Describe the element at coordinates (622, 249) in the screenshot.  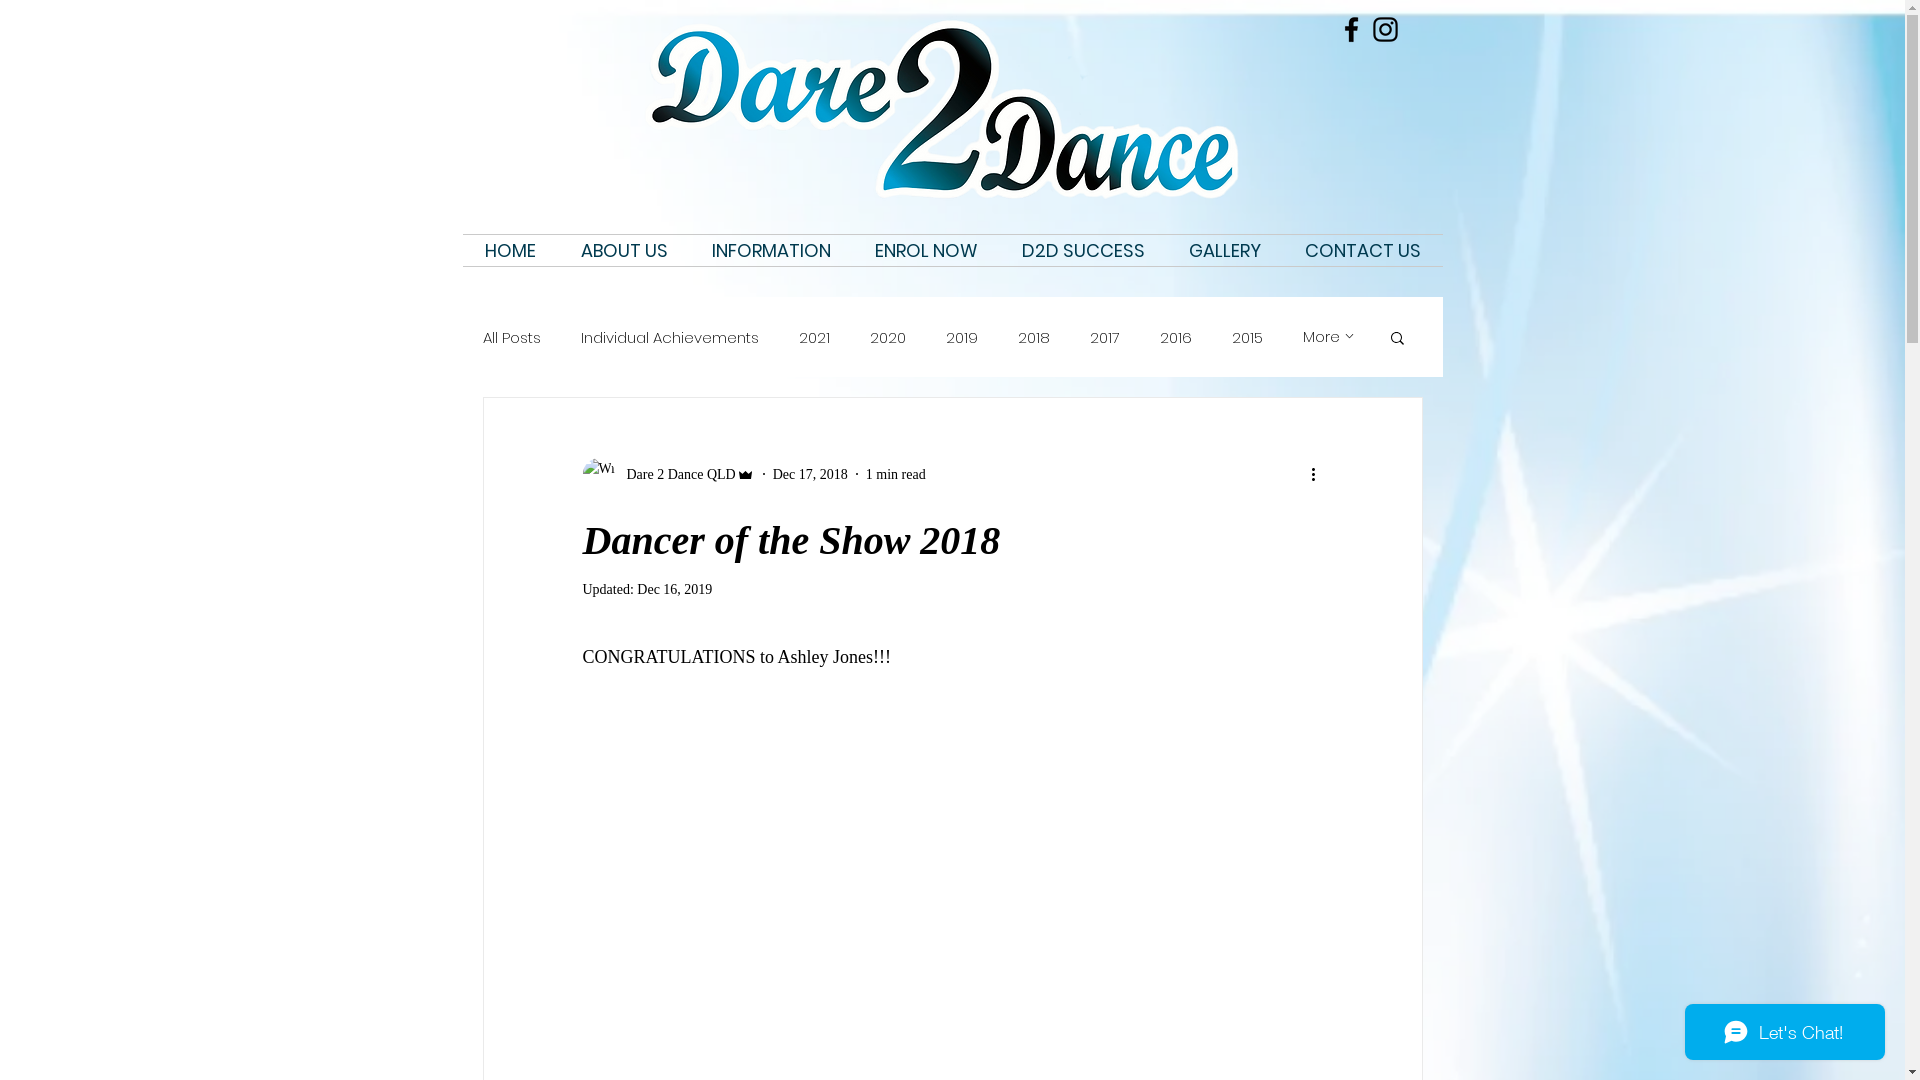
I see `'ABOUT US'` at that location.